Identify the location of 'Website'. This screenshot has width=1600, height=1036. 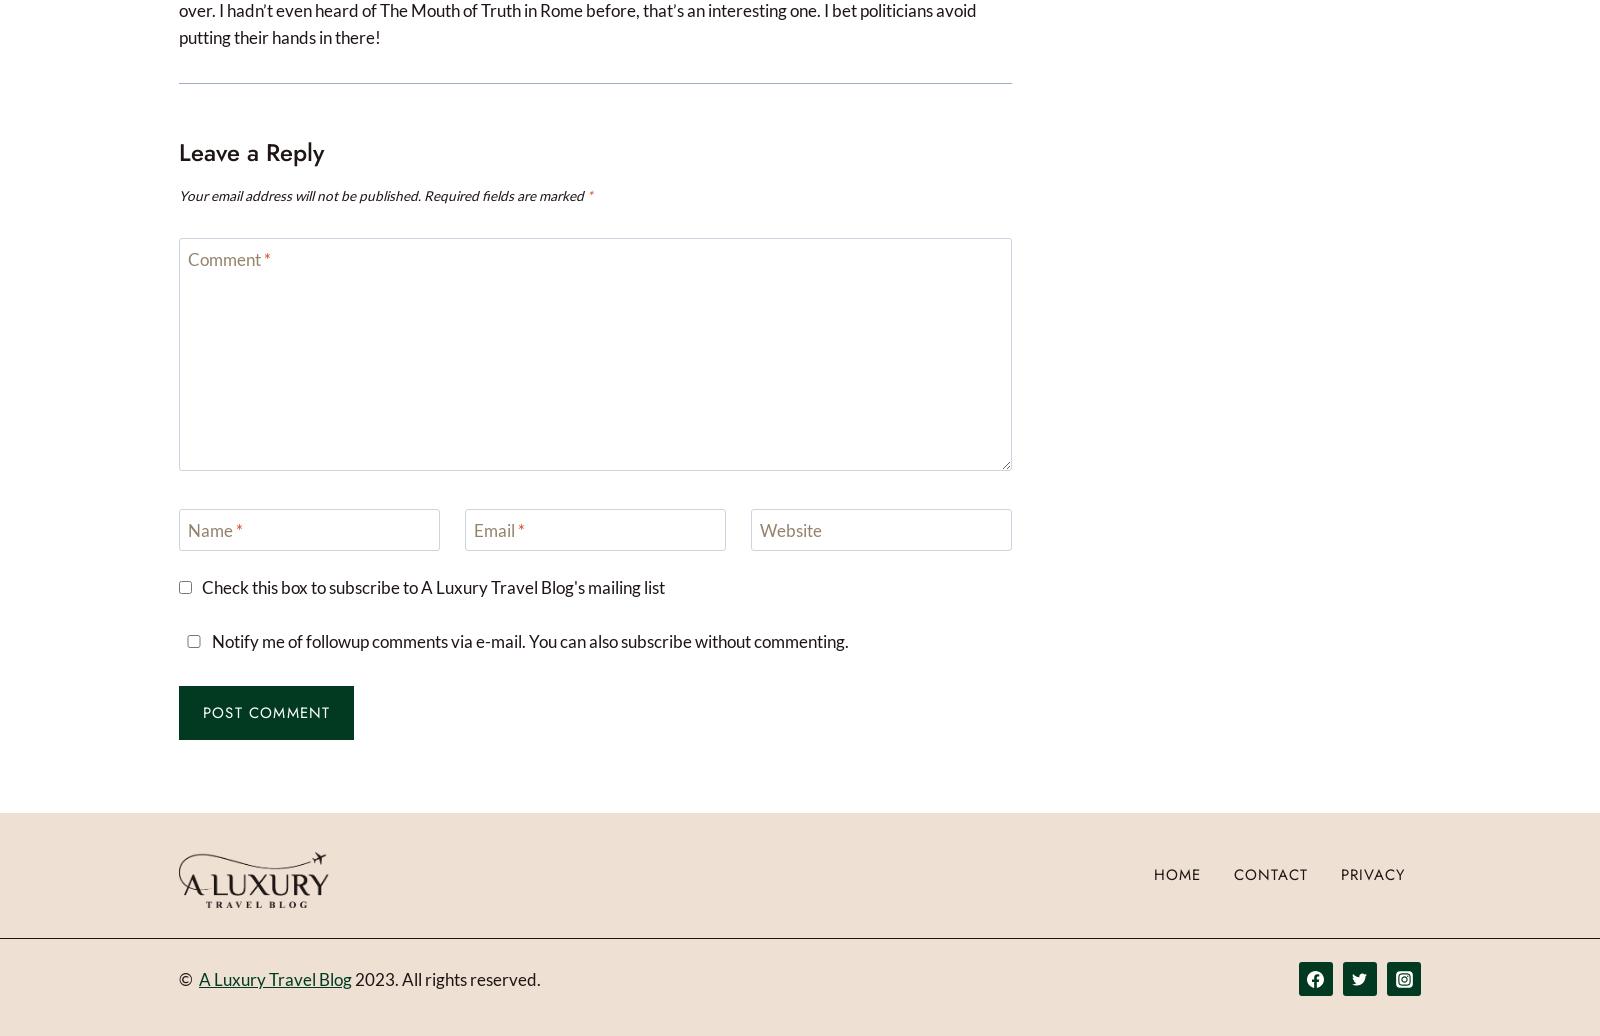
(790, 529).